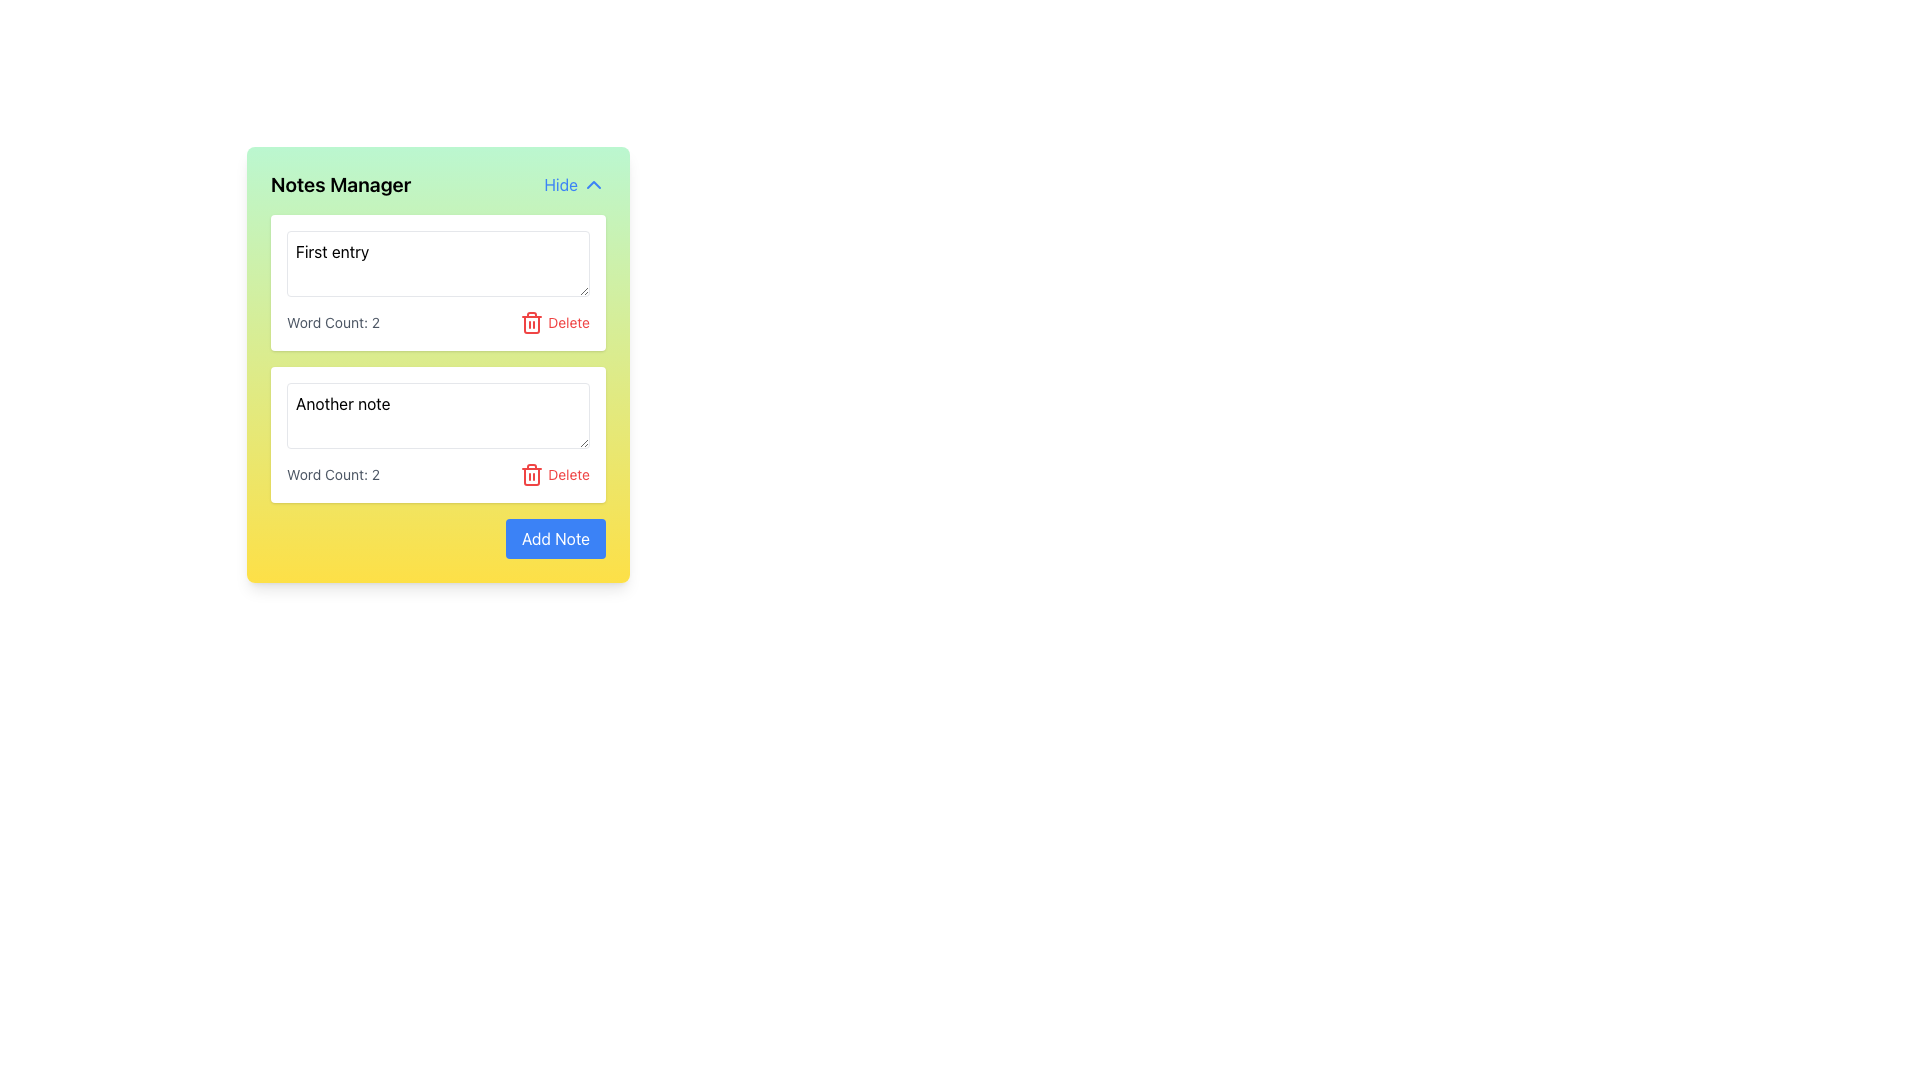 This screenshot has height=1080, width=1920. Describe the element at coordinates (532, 322) in the screenshot. I see `the delete icon associated with the note entry` at that location.